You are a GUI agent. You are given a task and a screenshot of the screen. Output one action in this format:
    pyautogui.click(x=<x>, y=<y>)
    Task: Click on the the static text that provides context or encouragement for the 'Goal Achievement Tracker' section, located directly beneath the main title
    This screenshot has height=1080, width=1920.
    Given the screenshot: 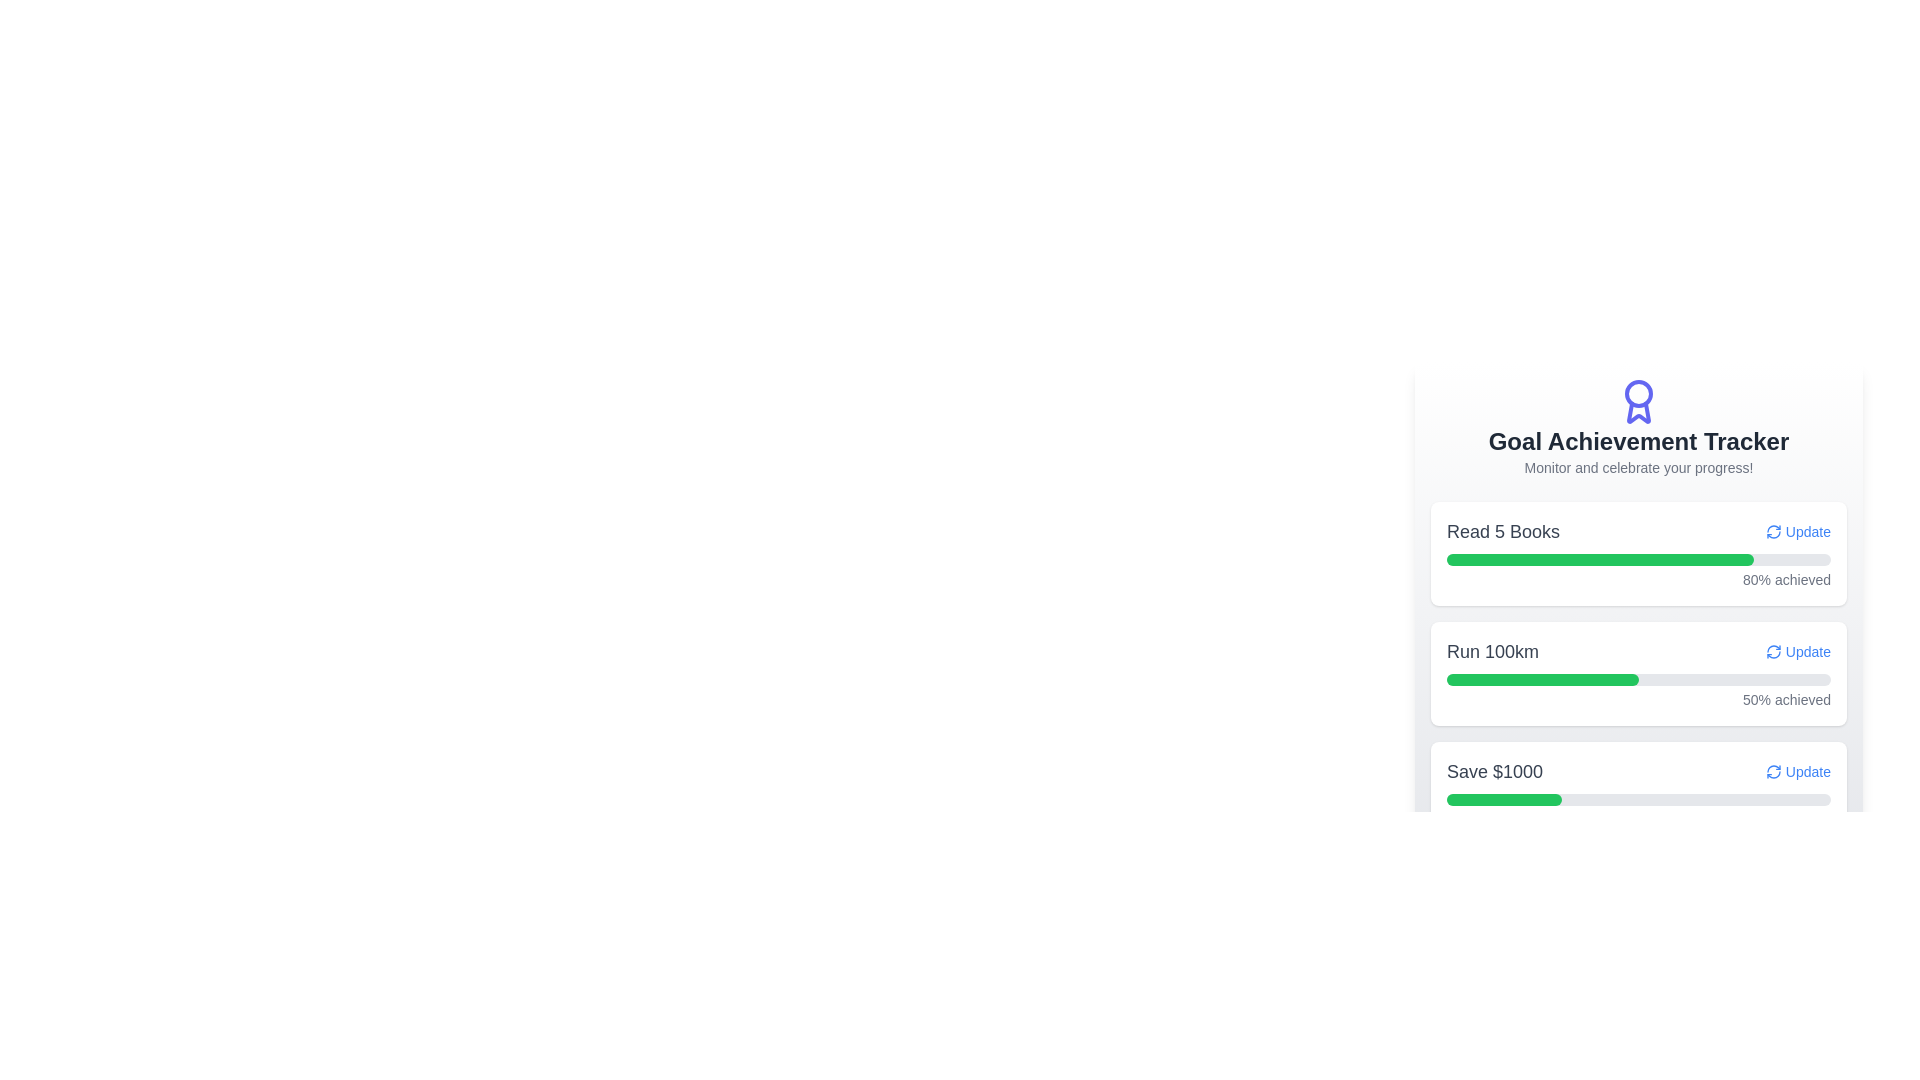 What is the action you would take?
    pyautogui.click(x=1638, y=467)
    